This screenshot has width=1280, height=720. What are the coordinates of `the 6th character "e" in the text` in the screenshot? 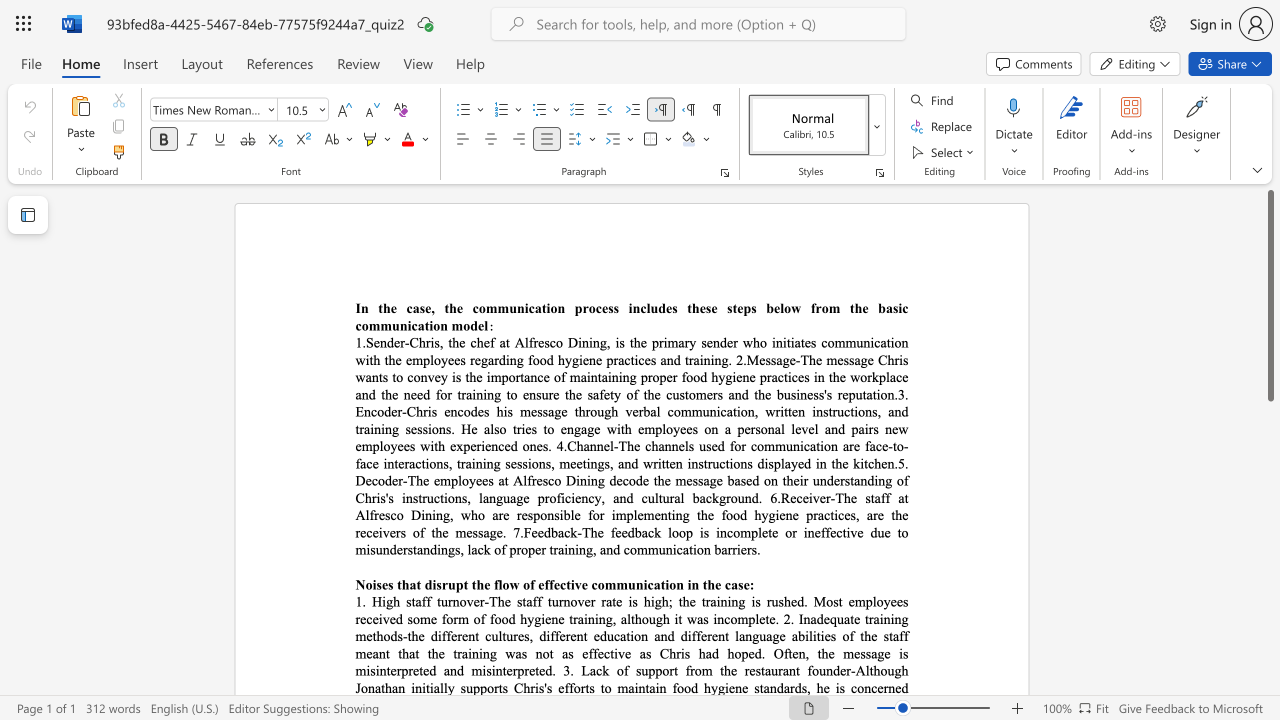 It's located at (847, 514).